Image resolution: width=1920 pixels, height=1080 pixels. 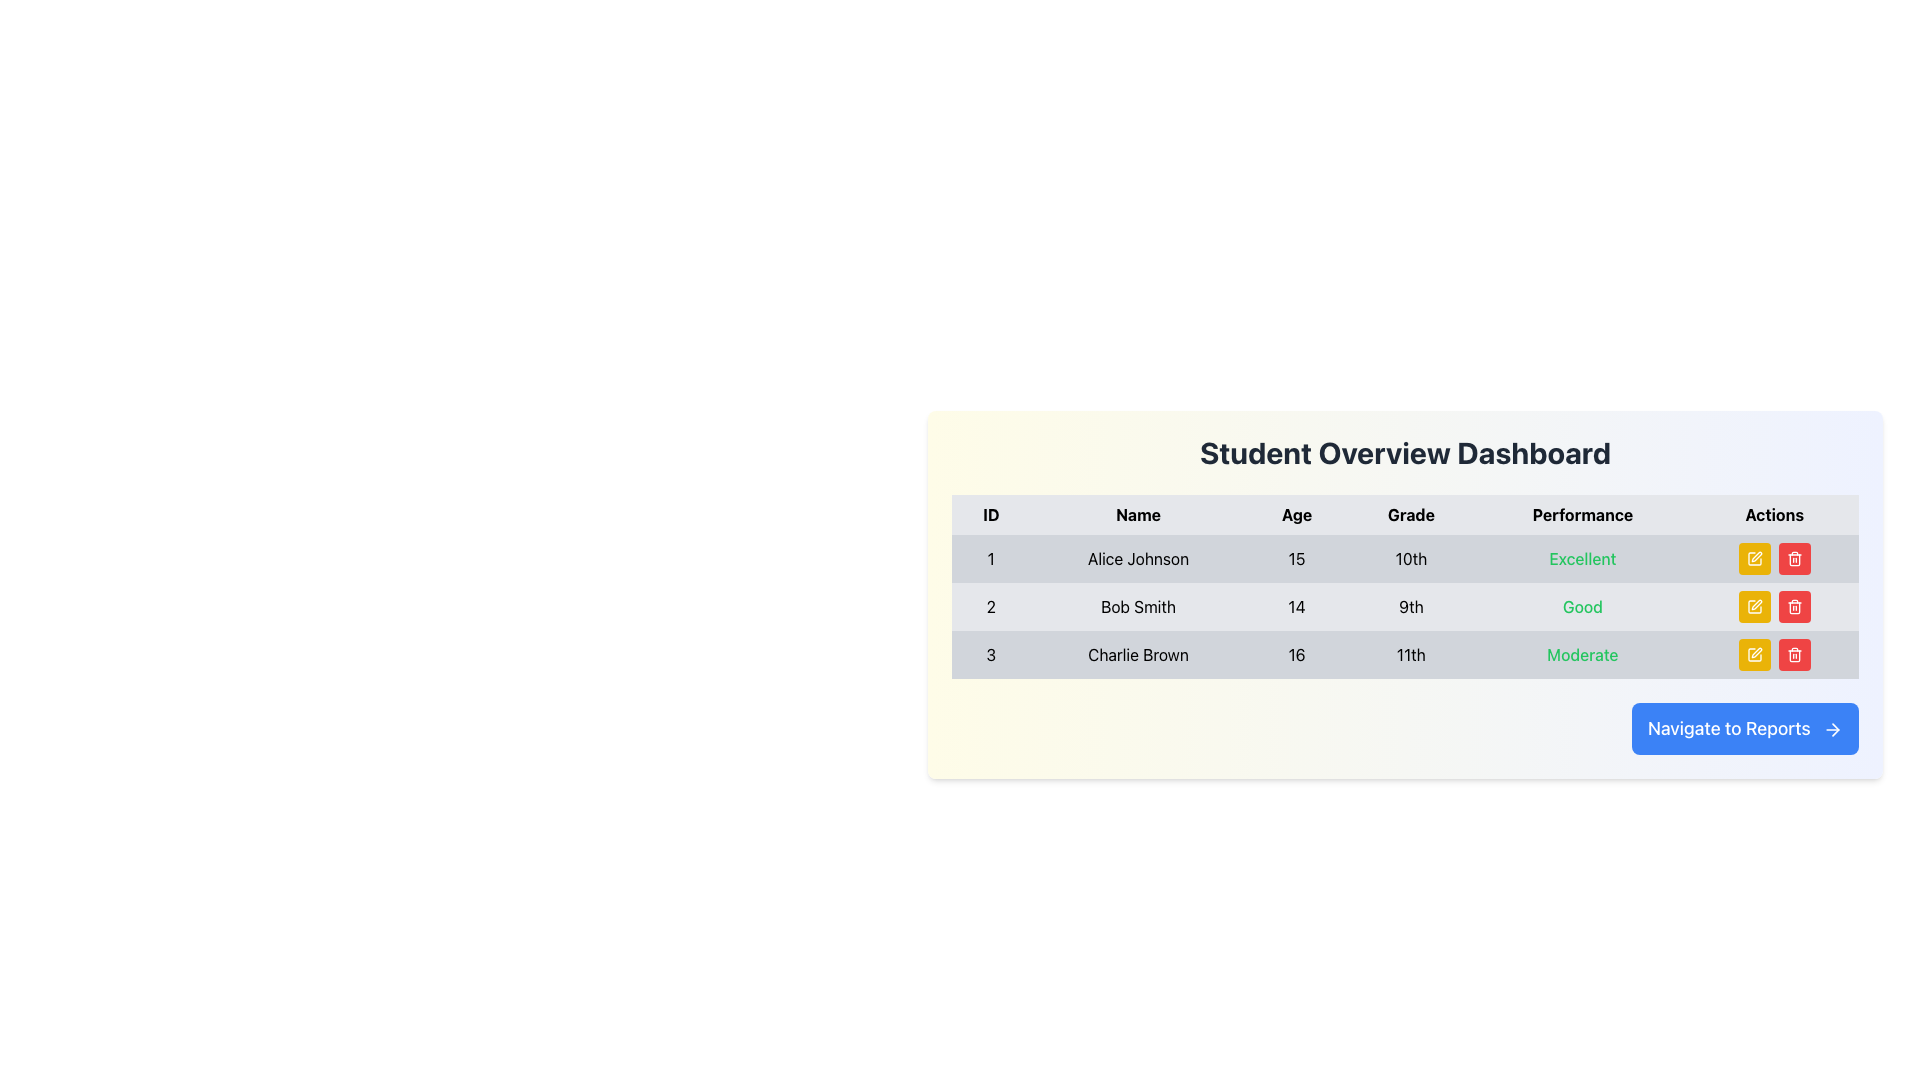 I want to click on the yellow button with a pencil icon in the 'Actions' column of the 'Student Overview Dashboard' for 'Bob Smith' to initiate the edit function, so click(x=1753, y=605).